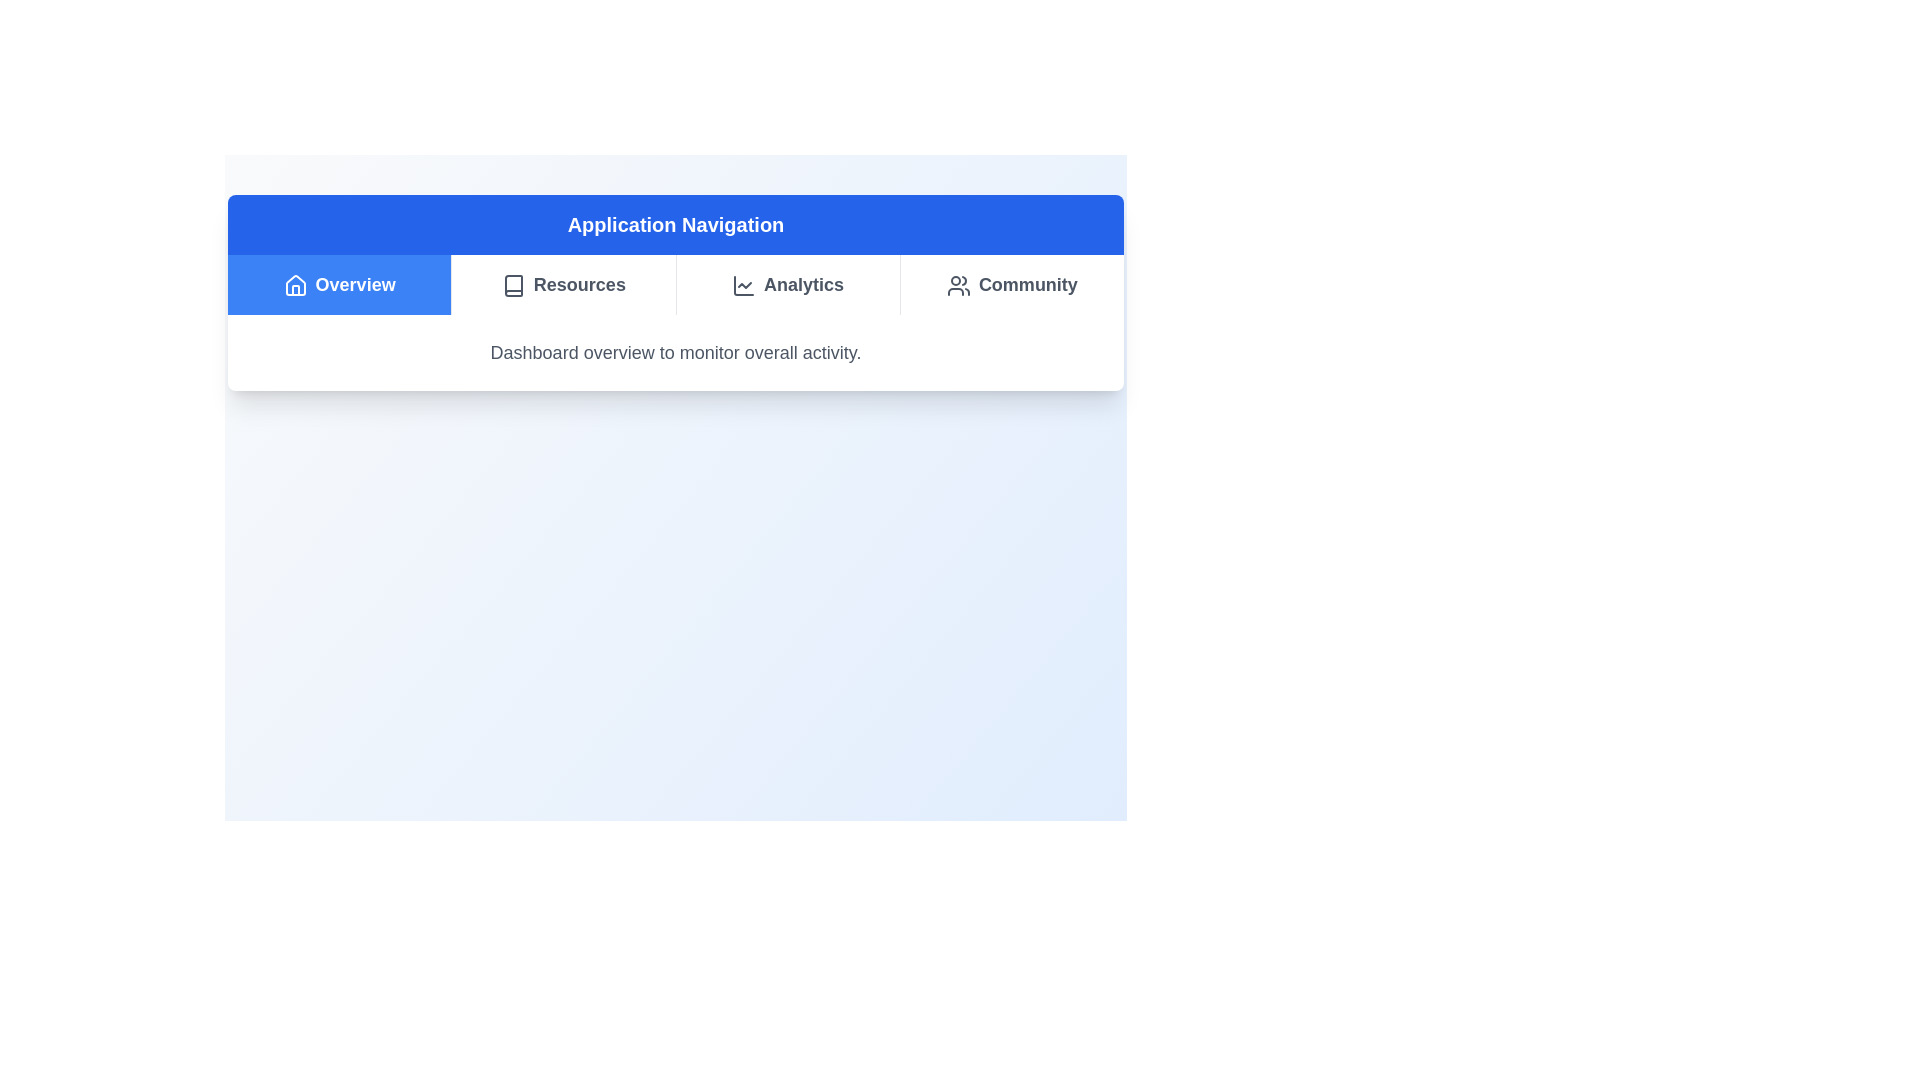 The image size is (1920, 1080). What do you see at coordinates (562, 285) in the screenshot?
I see `the tab item corresponding to Resources` at bounding box center [562, 285].